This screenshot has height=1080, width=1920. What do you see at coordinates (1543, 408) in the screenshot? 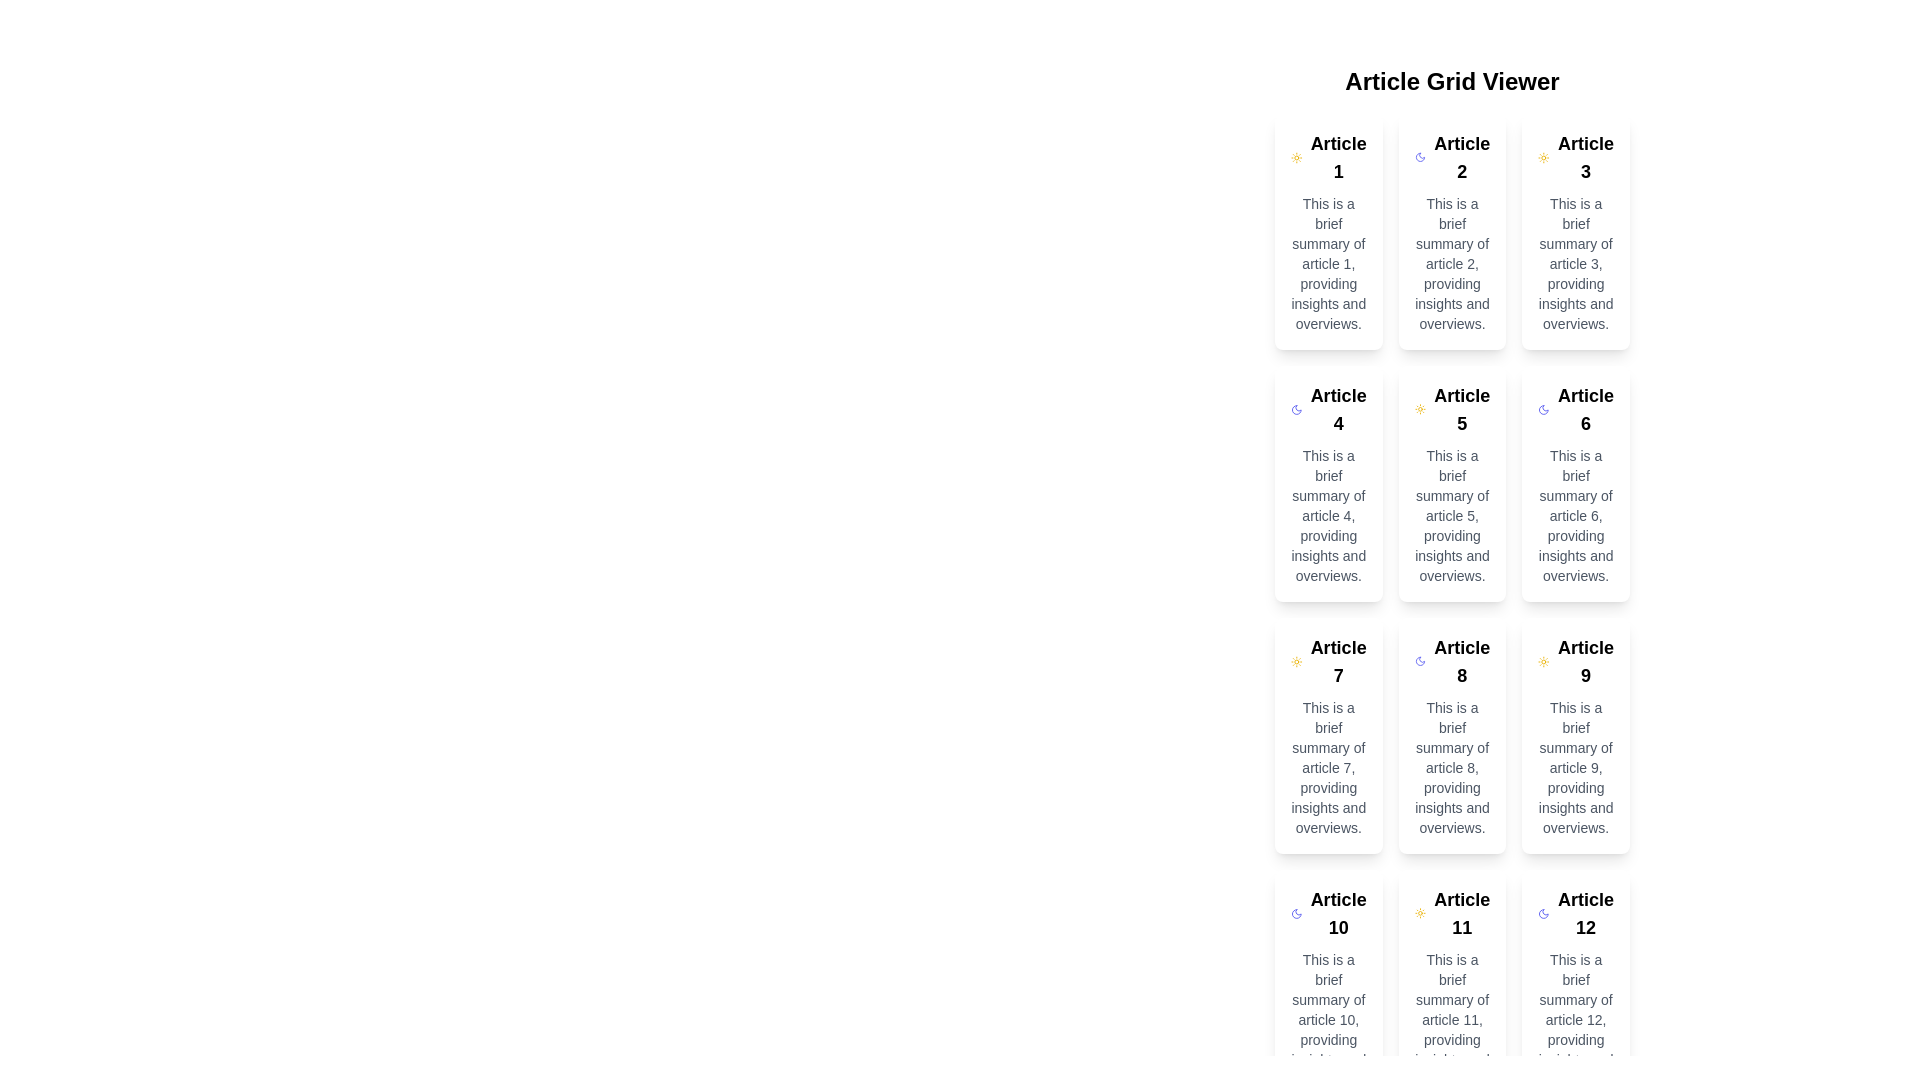
I see `the crescent moon icon representing the night theme located in the top-left corner of the 'Article 2' card` at bounding box center [1543, 408].